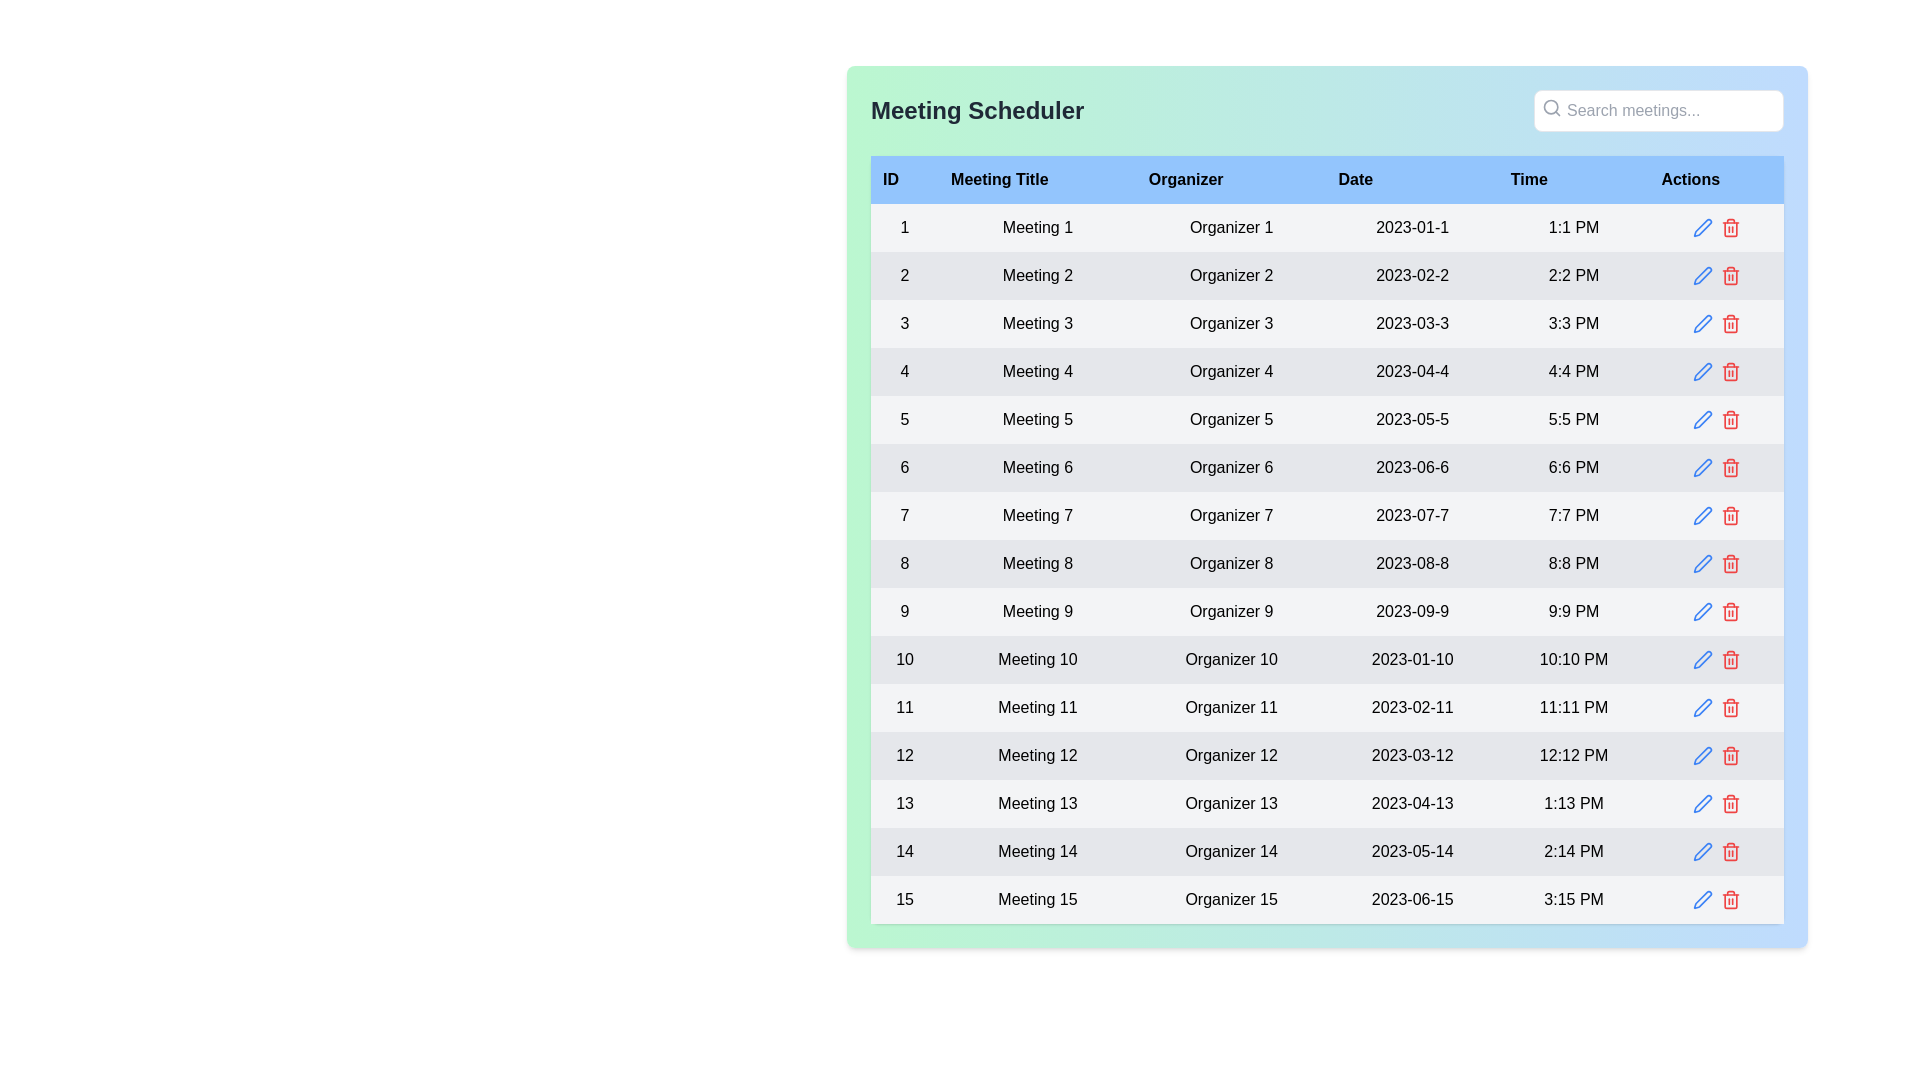  I want to click on the text input field for searching meetings, which is located on the top right of the page header, so click(1659, 111).